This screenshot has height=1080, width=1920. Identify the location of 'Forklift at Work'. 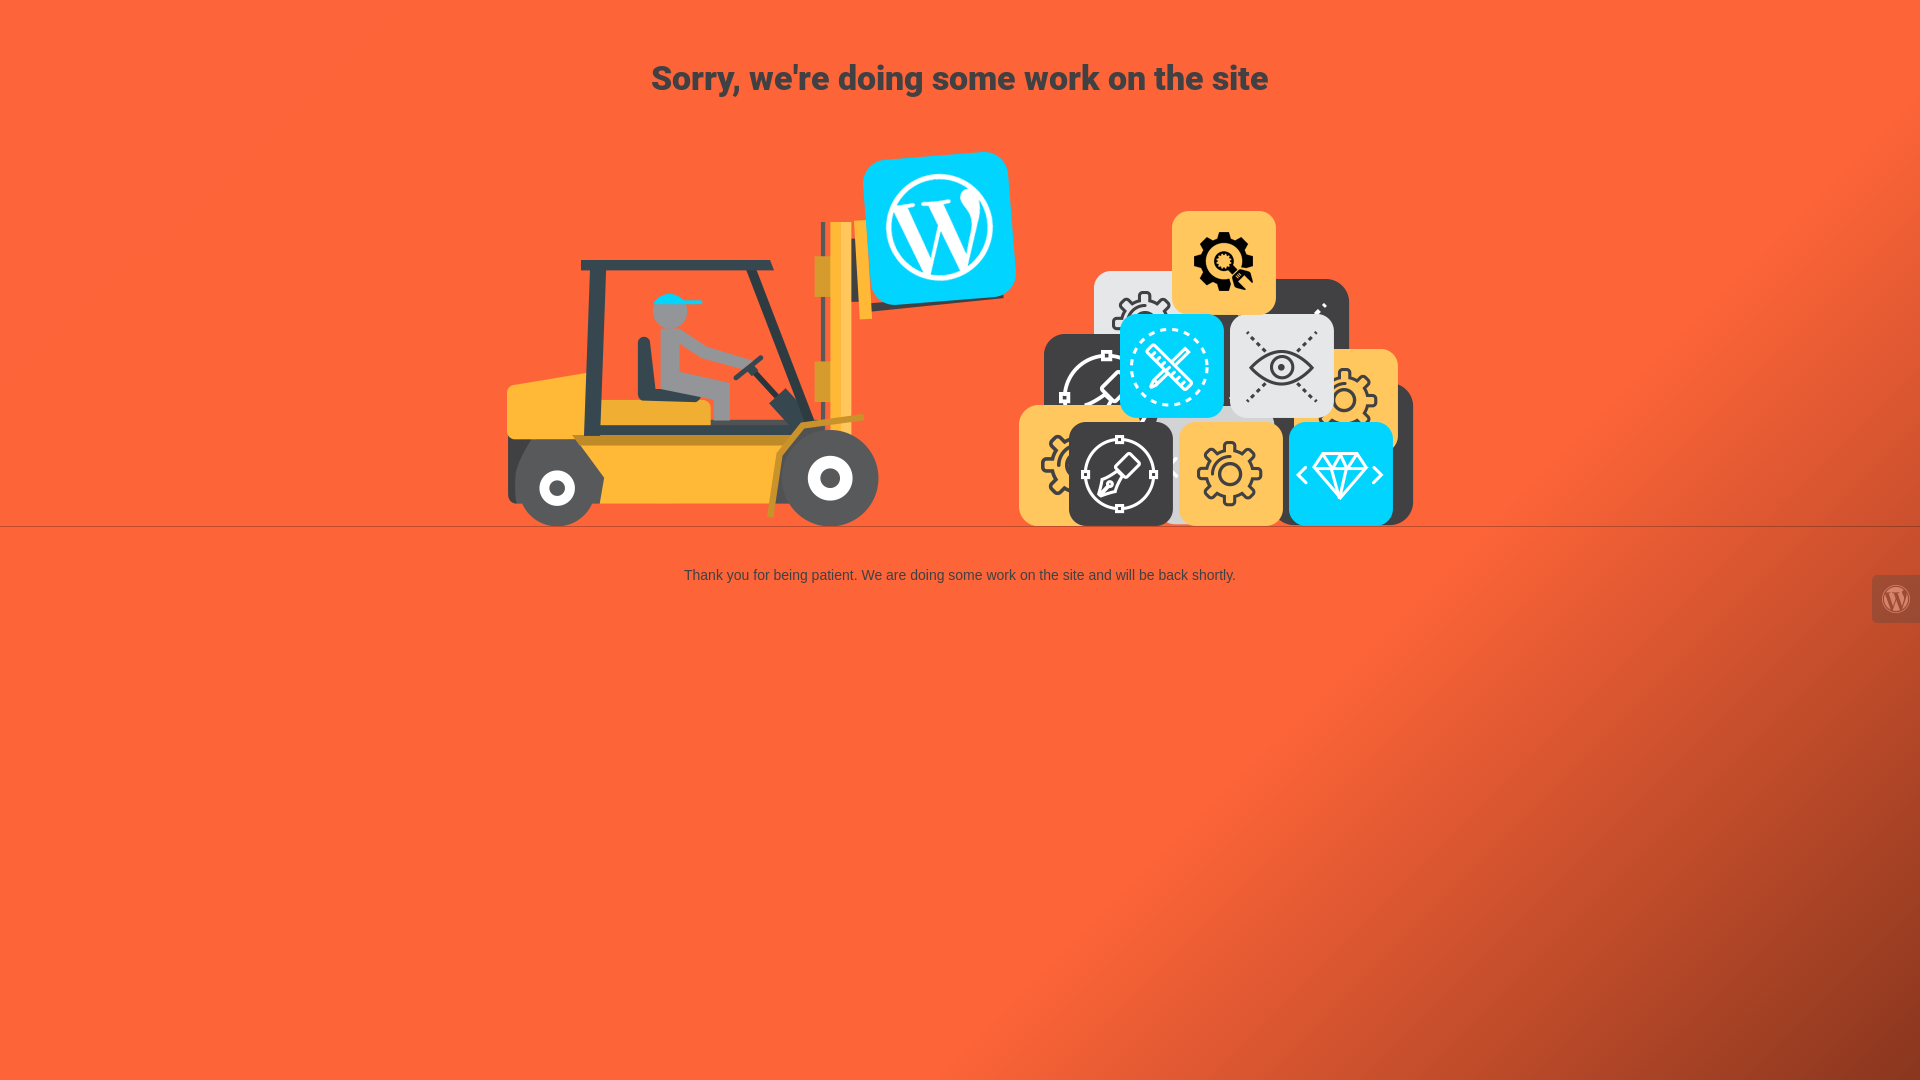
(958, 335).